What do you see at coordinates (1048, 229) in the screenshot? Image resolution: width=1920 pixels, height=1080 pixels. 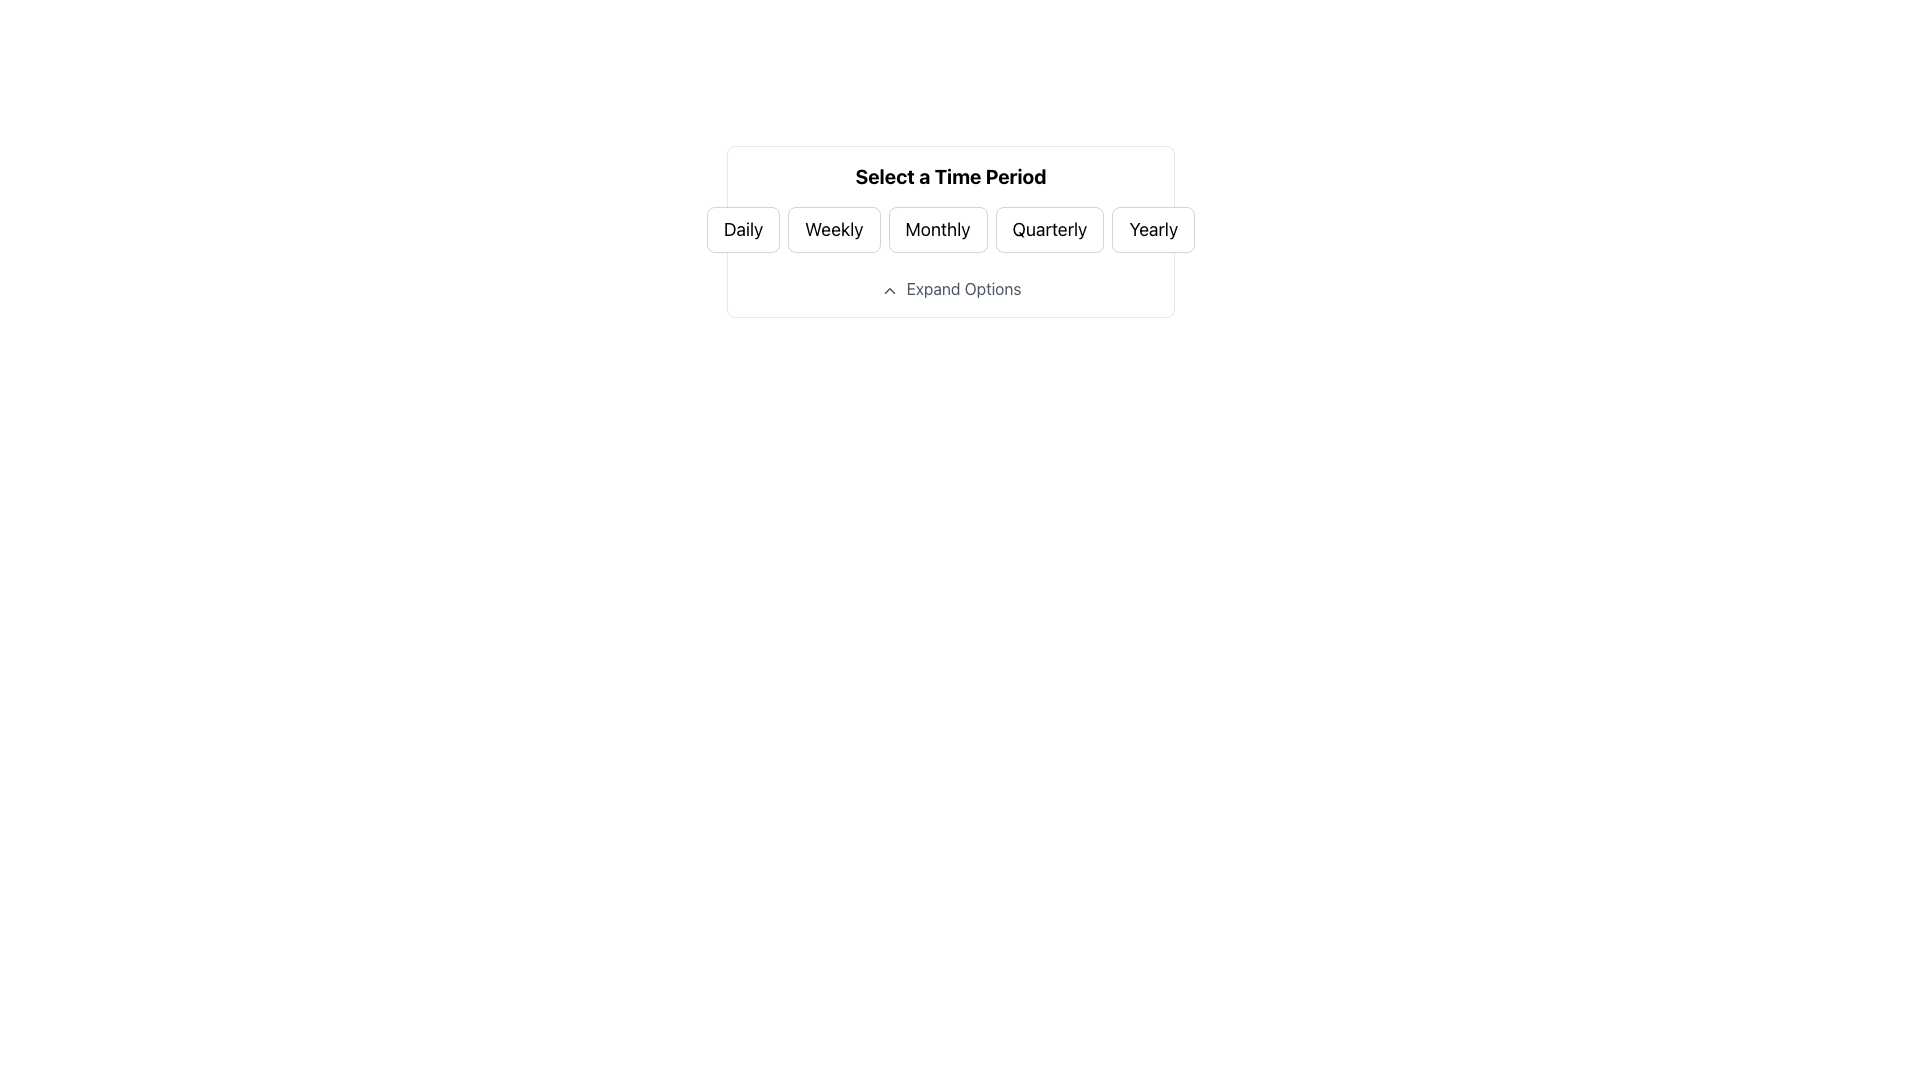 I see `the 'Quarterly' button located in the horizontal set of buttons under the 'Select a Time Period' heading` at bounding box center [1048, 229].